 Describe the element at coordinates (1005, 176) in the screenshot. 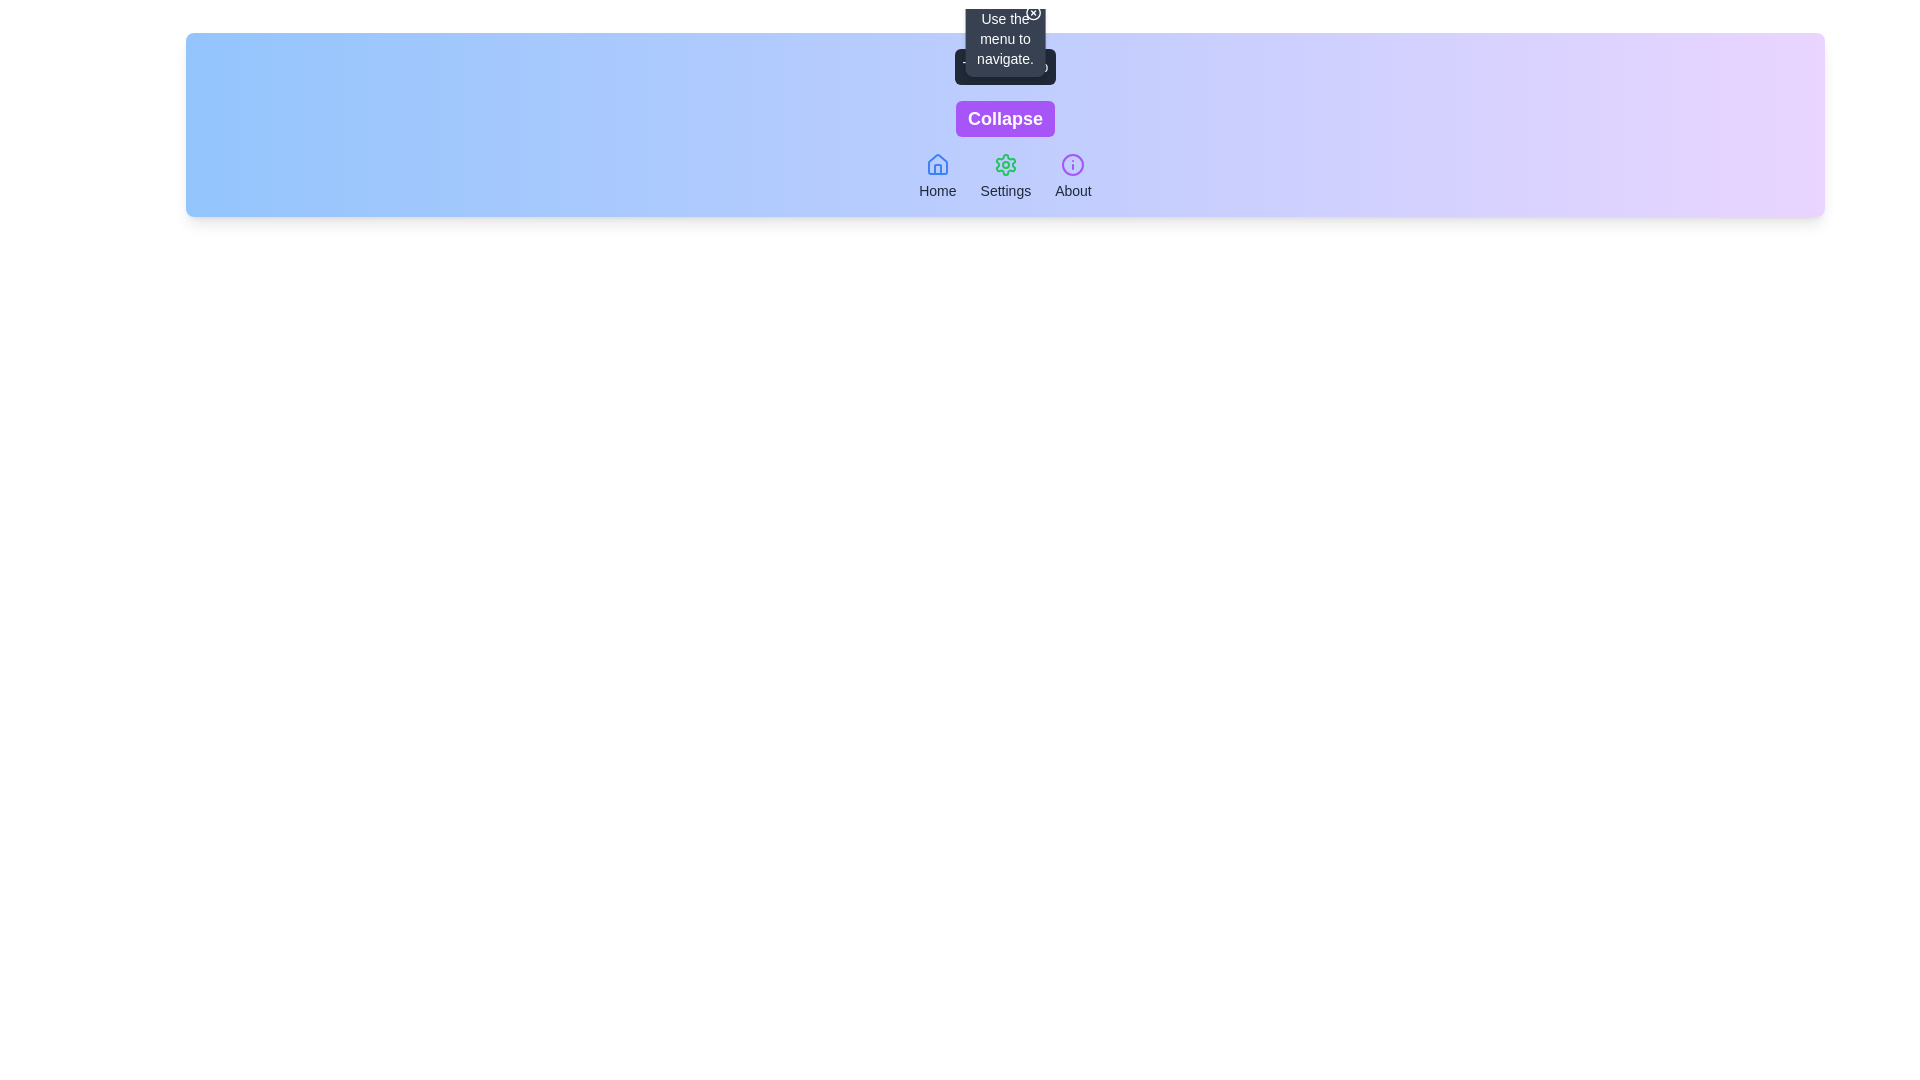

I see `the 'Settings' navigation item located centrally between 'Home' and 'About' in the bottom navigation row` at that location.